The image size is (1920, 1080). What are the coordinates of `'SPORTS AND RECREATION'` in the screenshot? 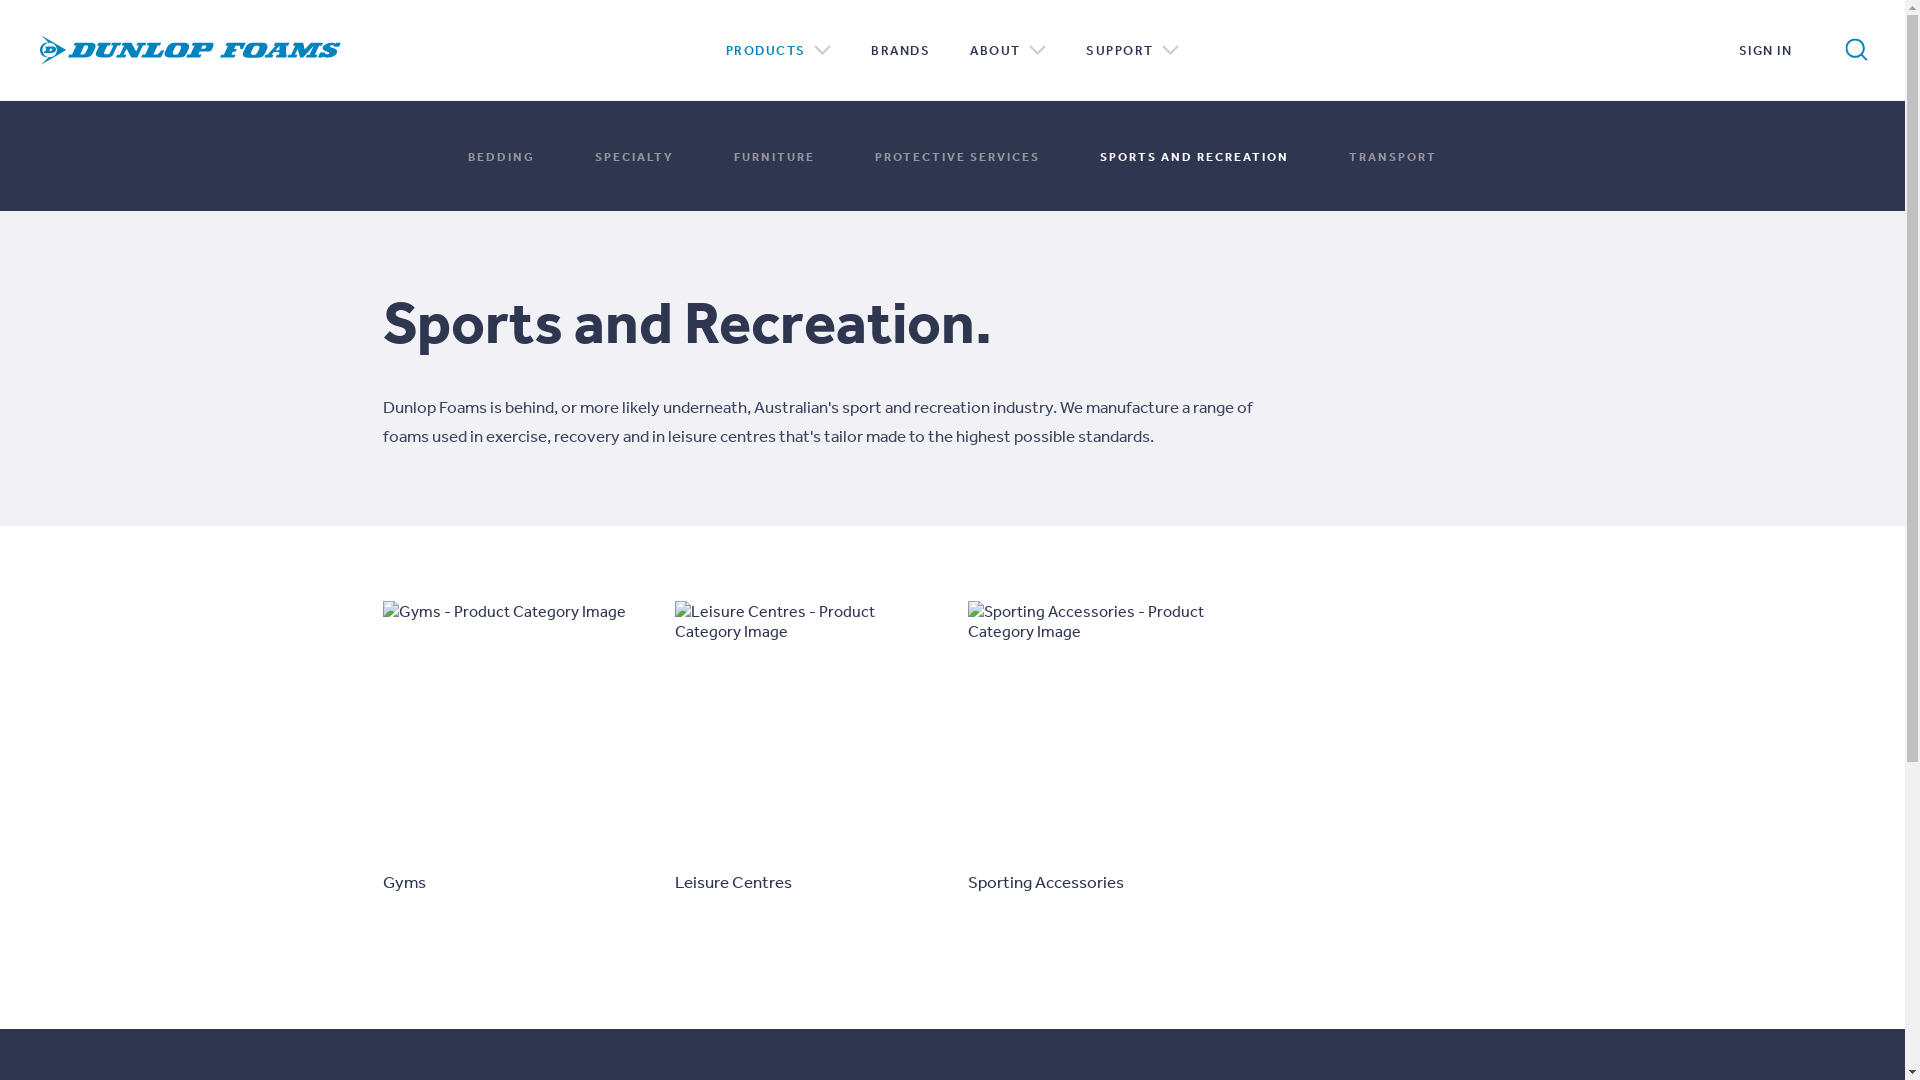 It's located at (1194, 154).